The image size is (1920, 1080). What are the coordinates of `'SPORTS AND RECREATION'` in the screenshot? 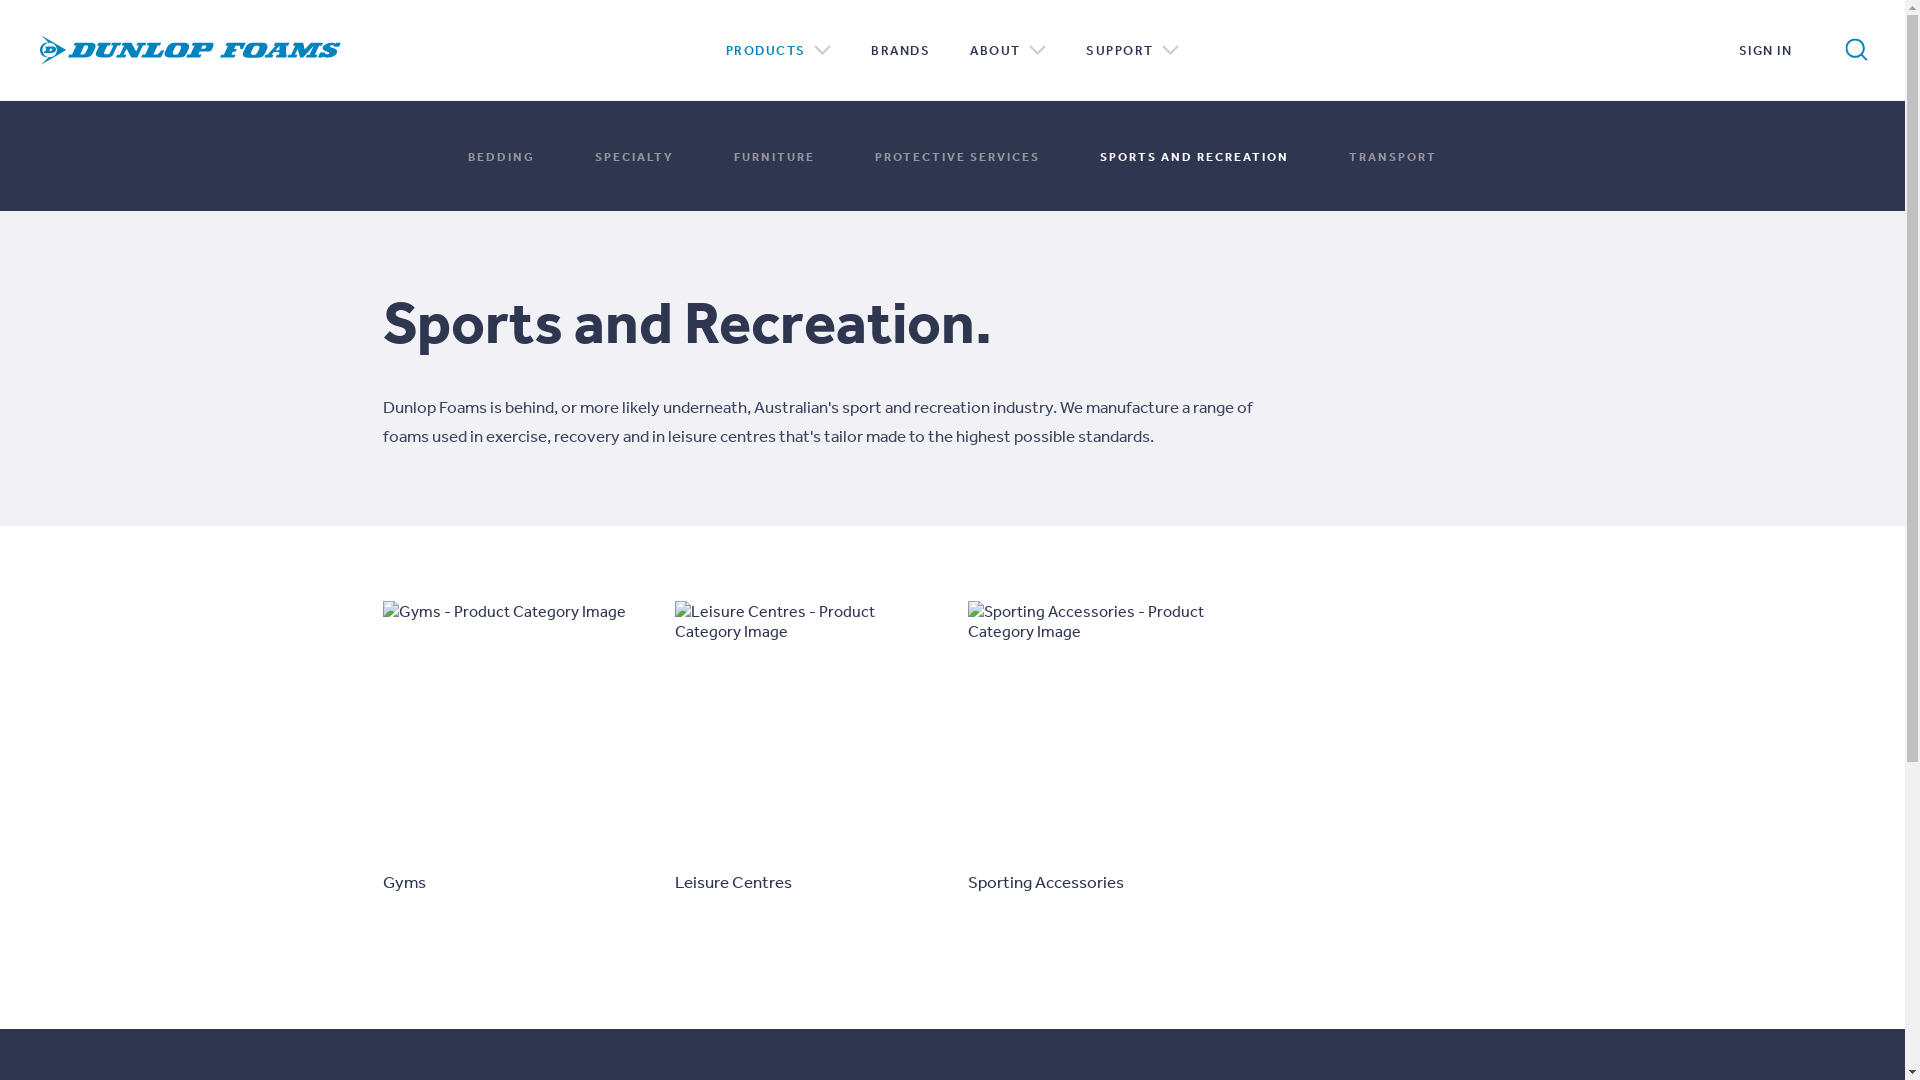 It's located at (1194, 154).